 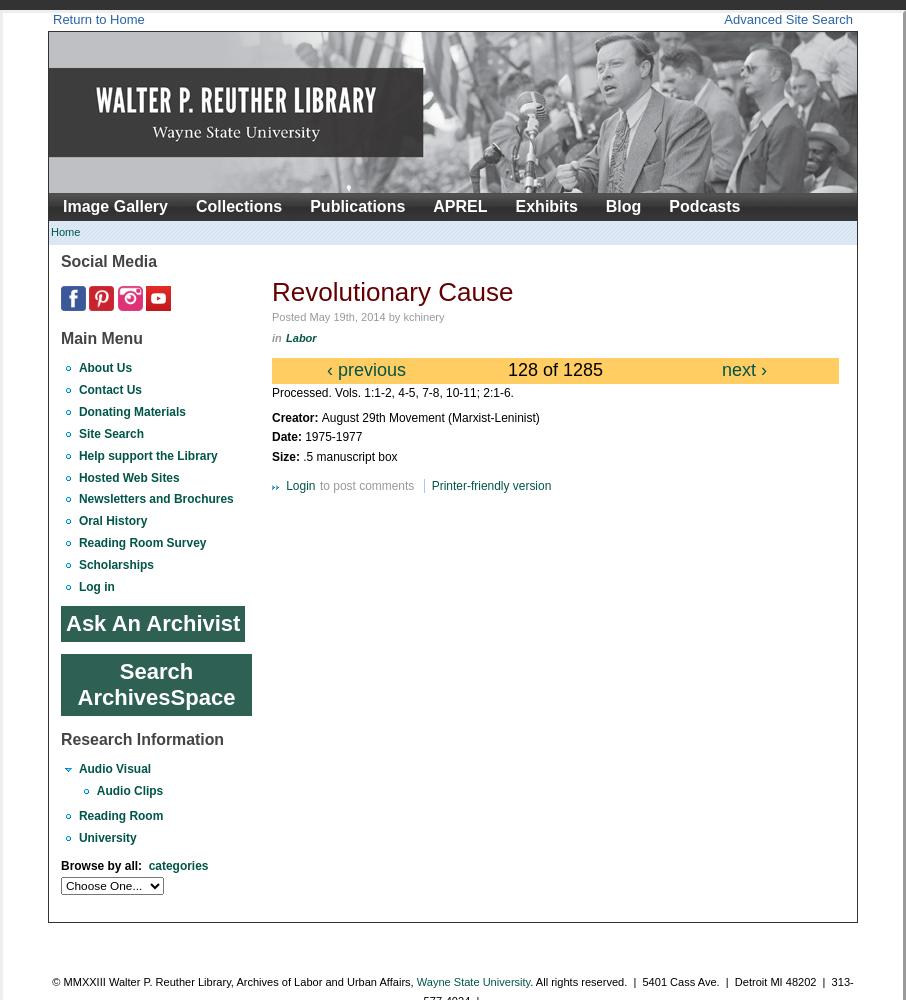 I want to click on 'Revolutionary Cause', so click(x=391, y=292).